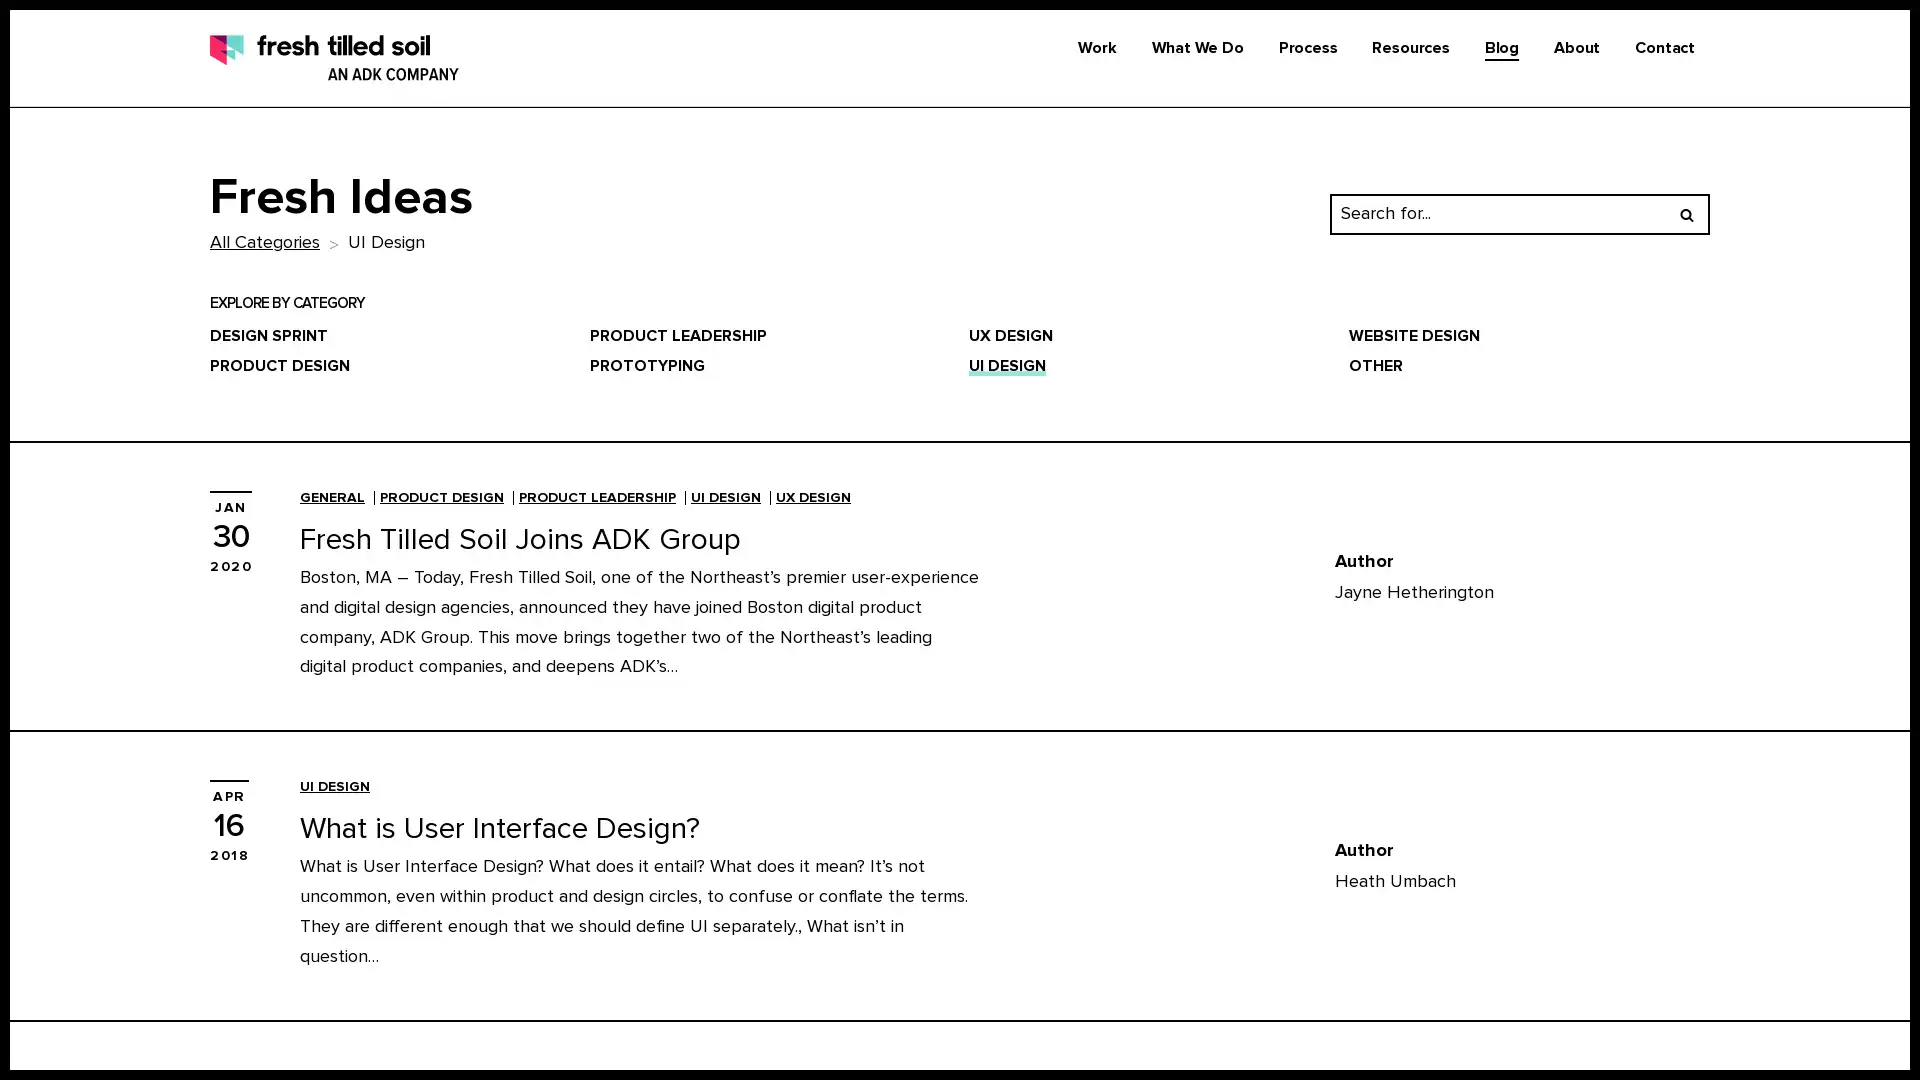 The image size is (1920, 1080). What do you see at coordinates (1685, 212) in the screenshot?
I see `SUBMIT SEARCH` at bounding box center [1685, 212].